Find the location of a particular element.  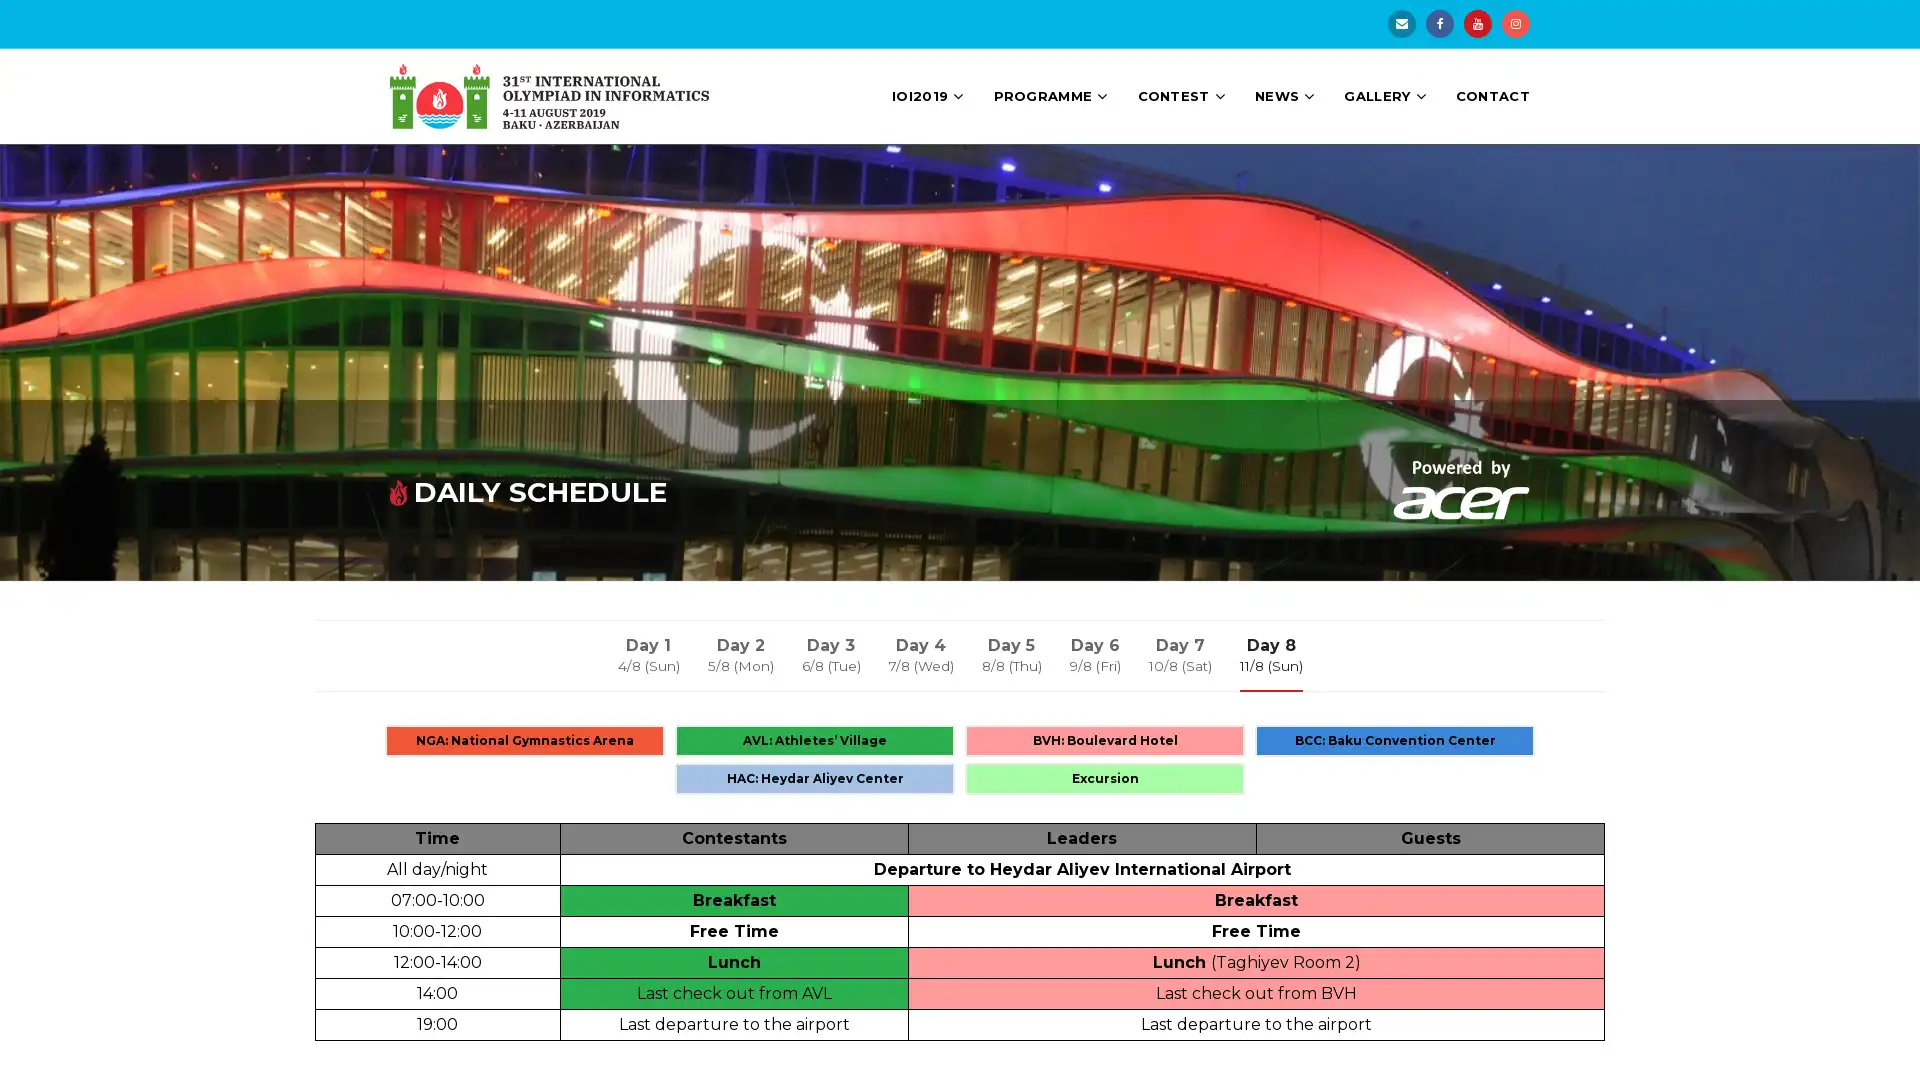

AVL: Athletes Village is located at coordinates (815, 740).